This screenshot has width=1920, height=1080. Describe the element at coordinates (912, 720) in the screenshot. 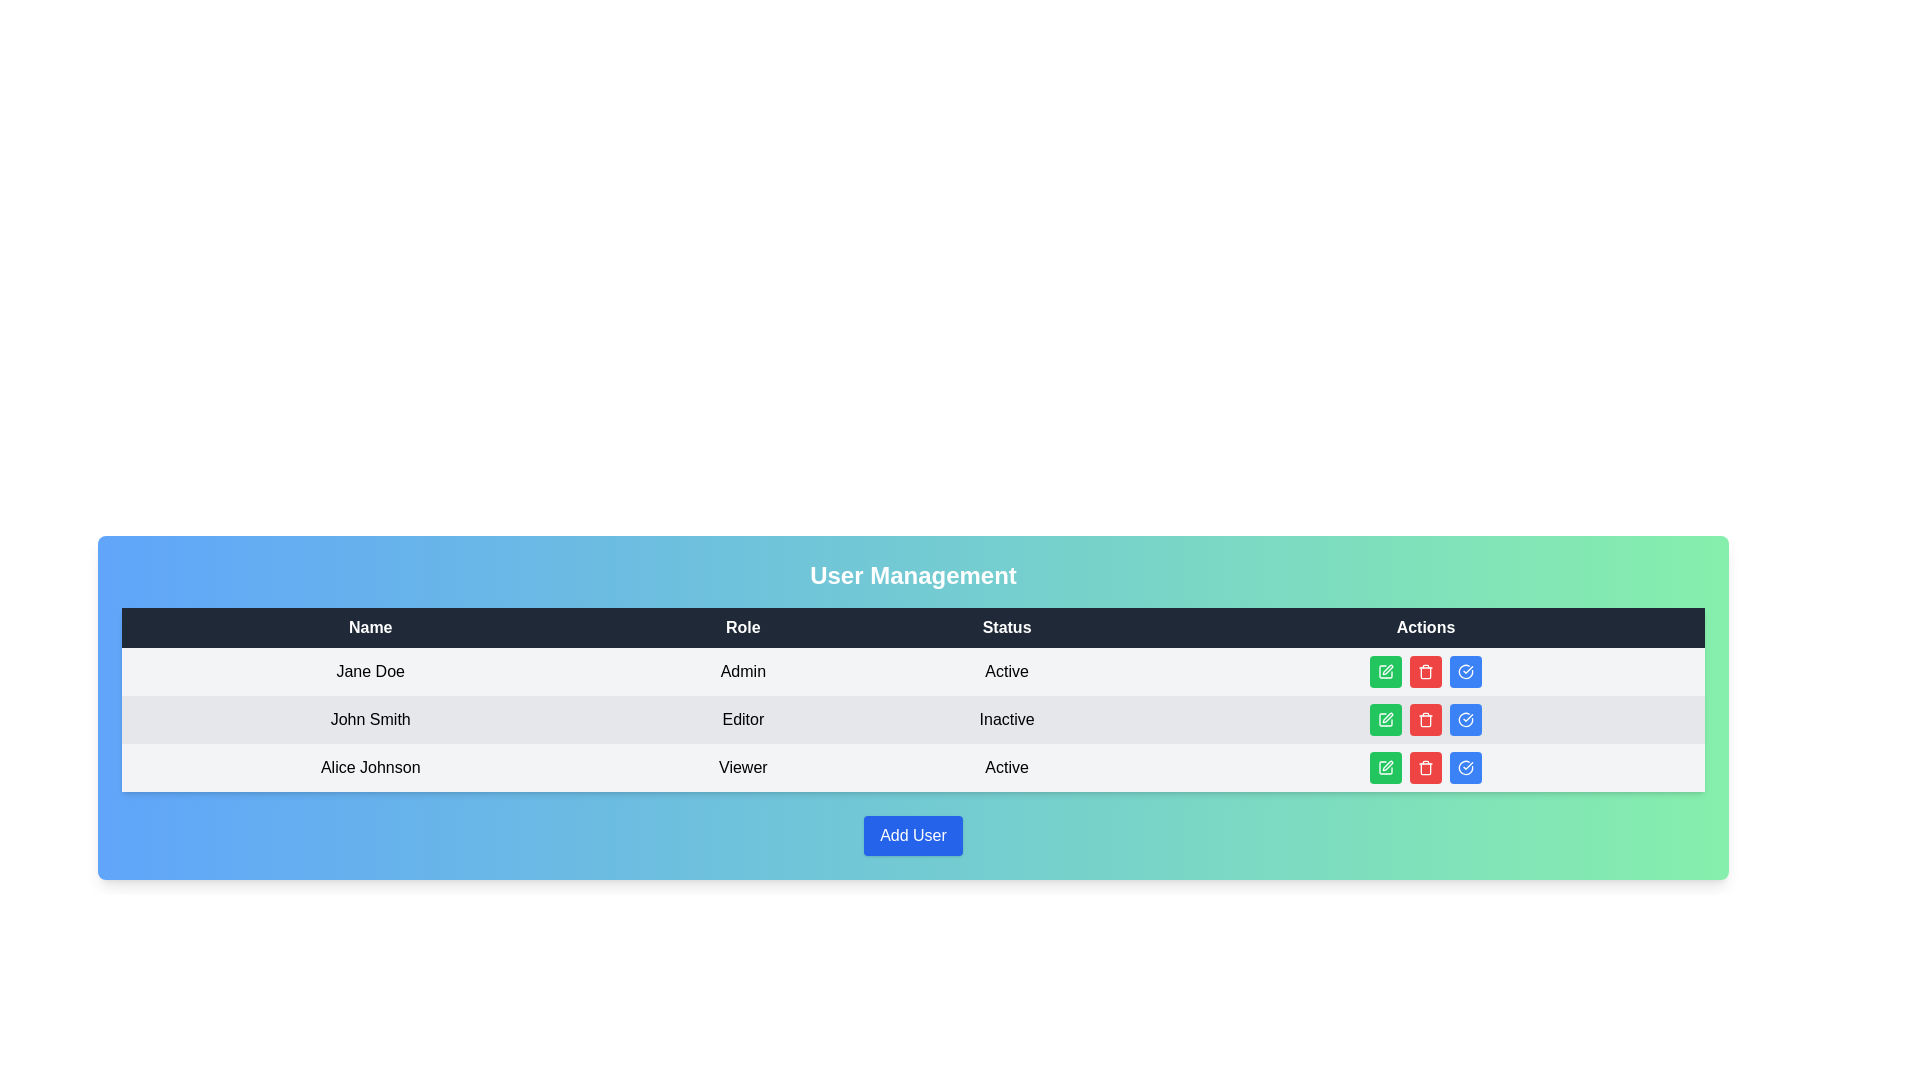

I see `text within the second row of the user management table, which contains user details for the entity below 'Jane Doe' and above 'Alice Johnson'` at that location.